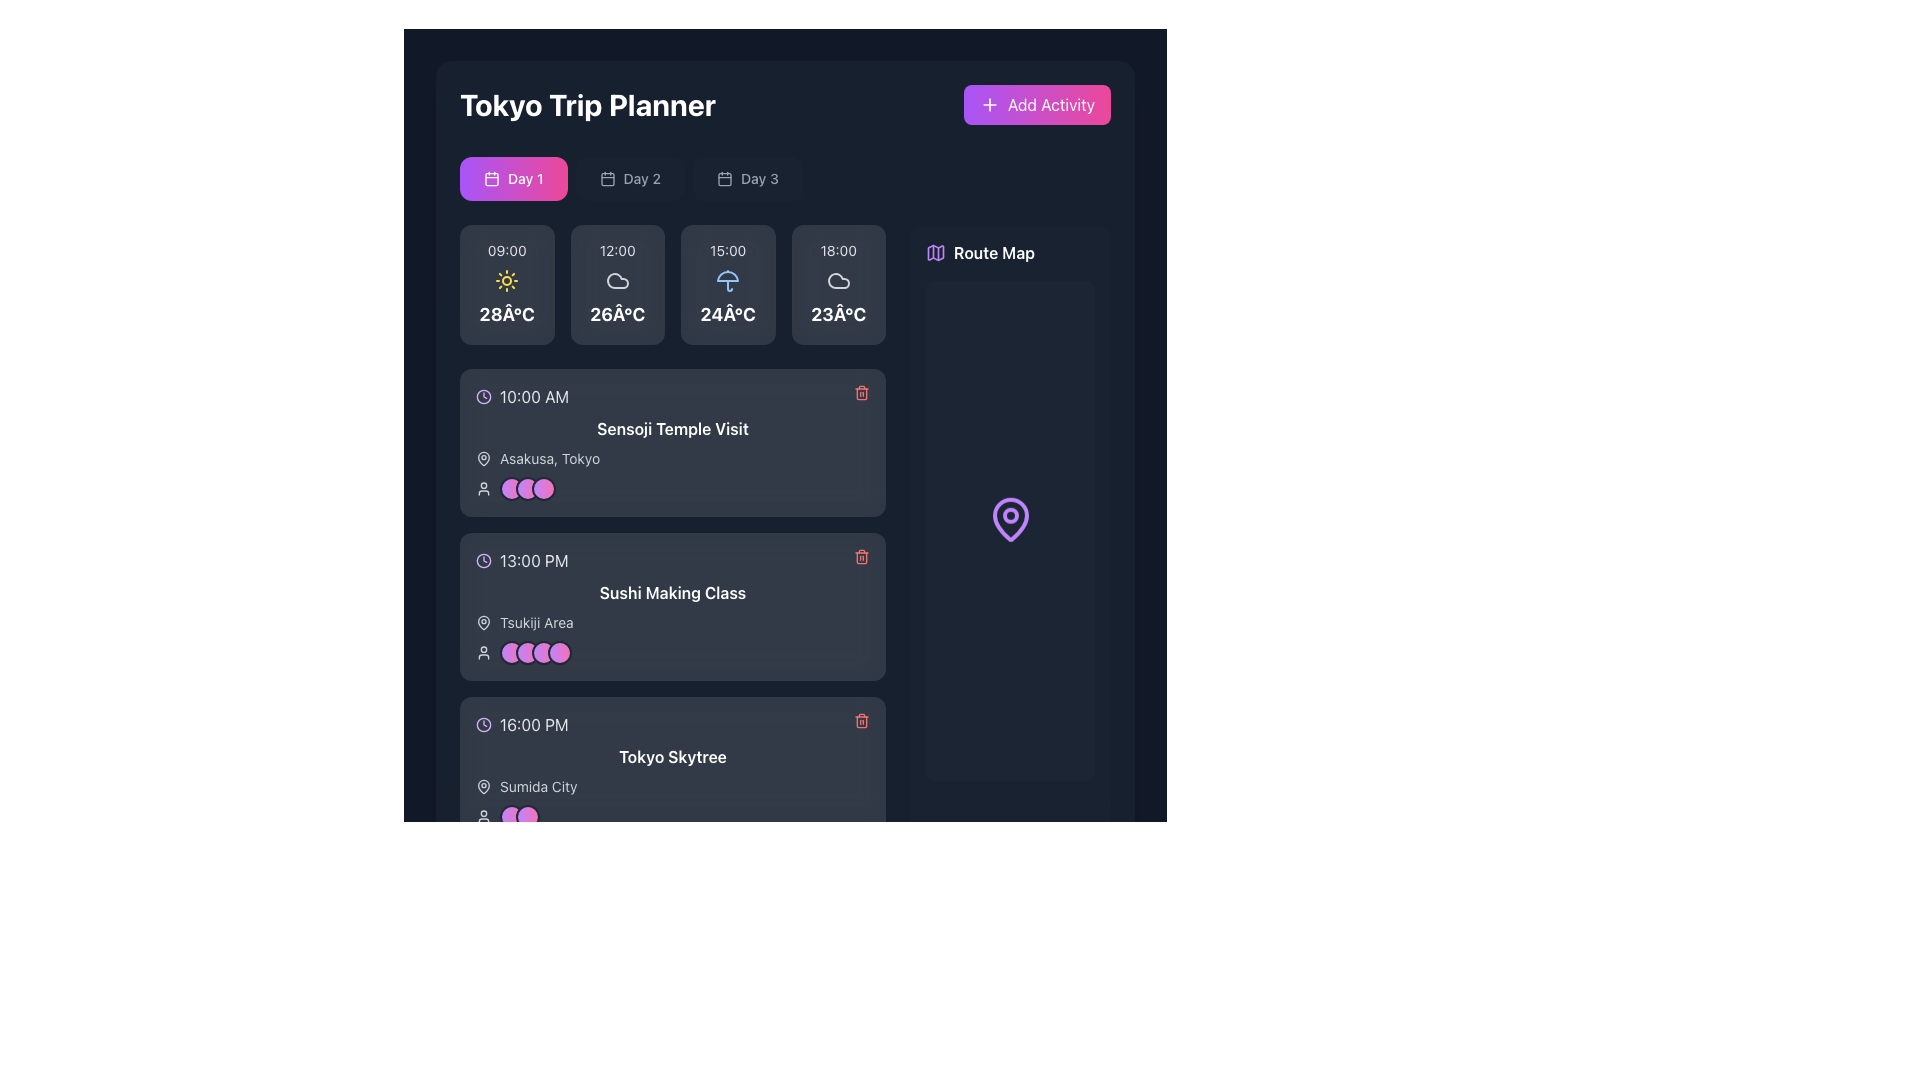 This screenshot has width=1920, height=1080. I want to click on contents of the weather information card displaying '09:00' at the top, a yellow sun icon in the center, and '28Â°C' at the bottom, located near the top-left section of the app interface, so click(507, 285).